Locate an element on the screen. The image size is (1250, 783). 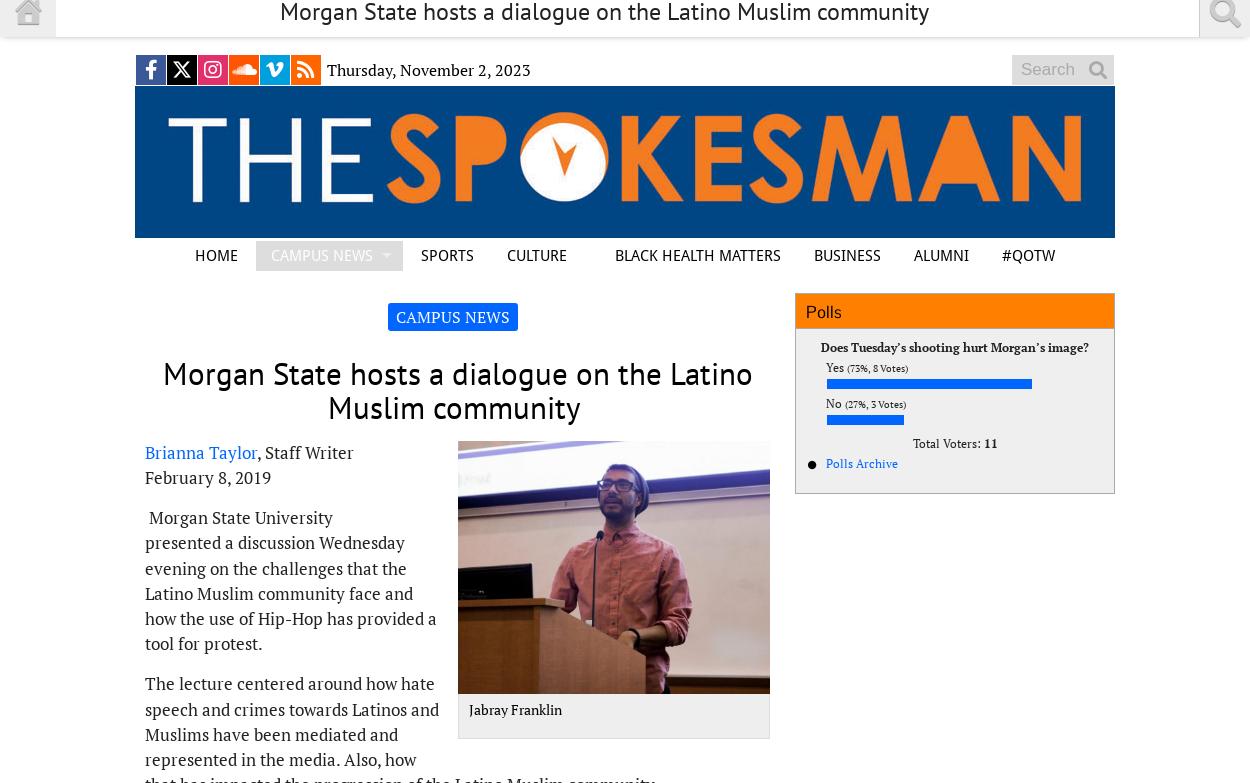
'BLACK HEALTH MATTERS' is located at coordinates (697, 255).